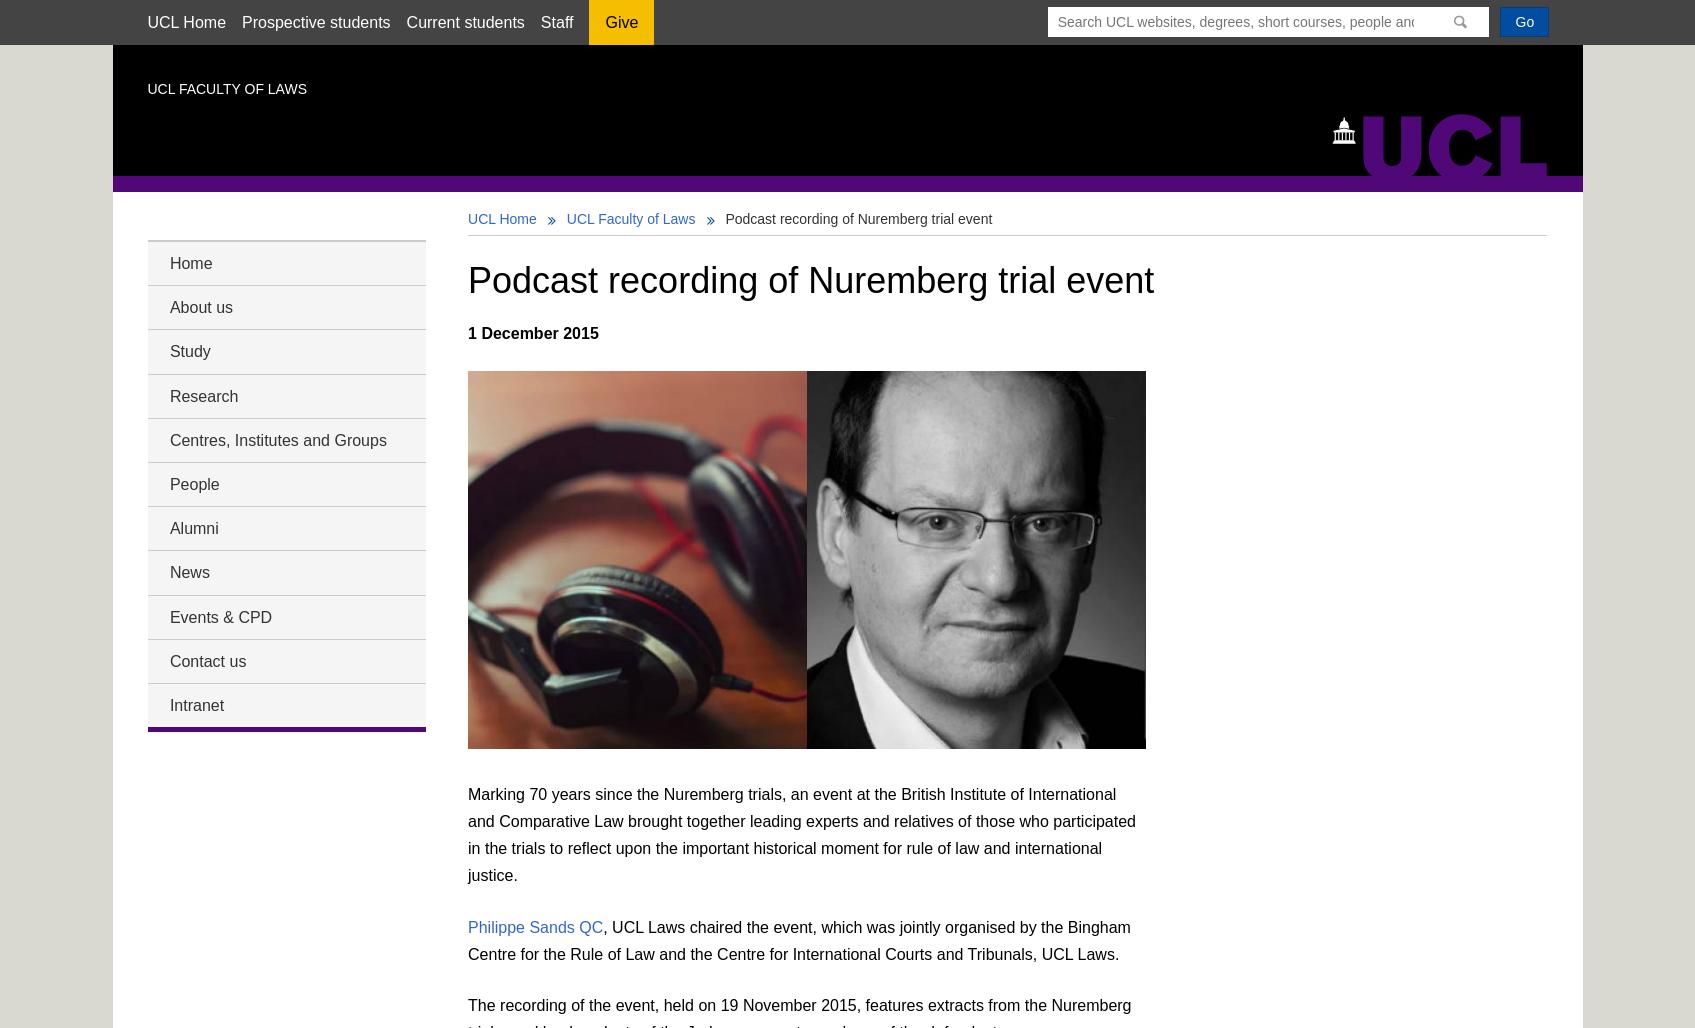  What do you see at coordinates (202, 395) in the screenshot?
I see `'Research'` at bounding box center [202, 395].